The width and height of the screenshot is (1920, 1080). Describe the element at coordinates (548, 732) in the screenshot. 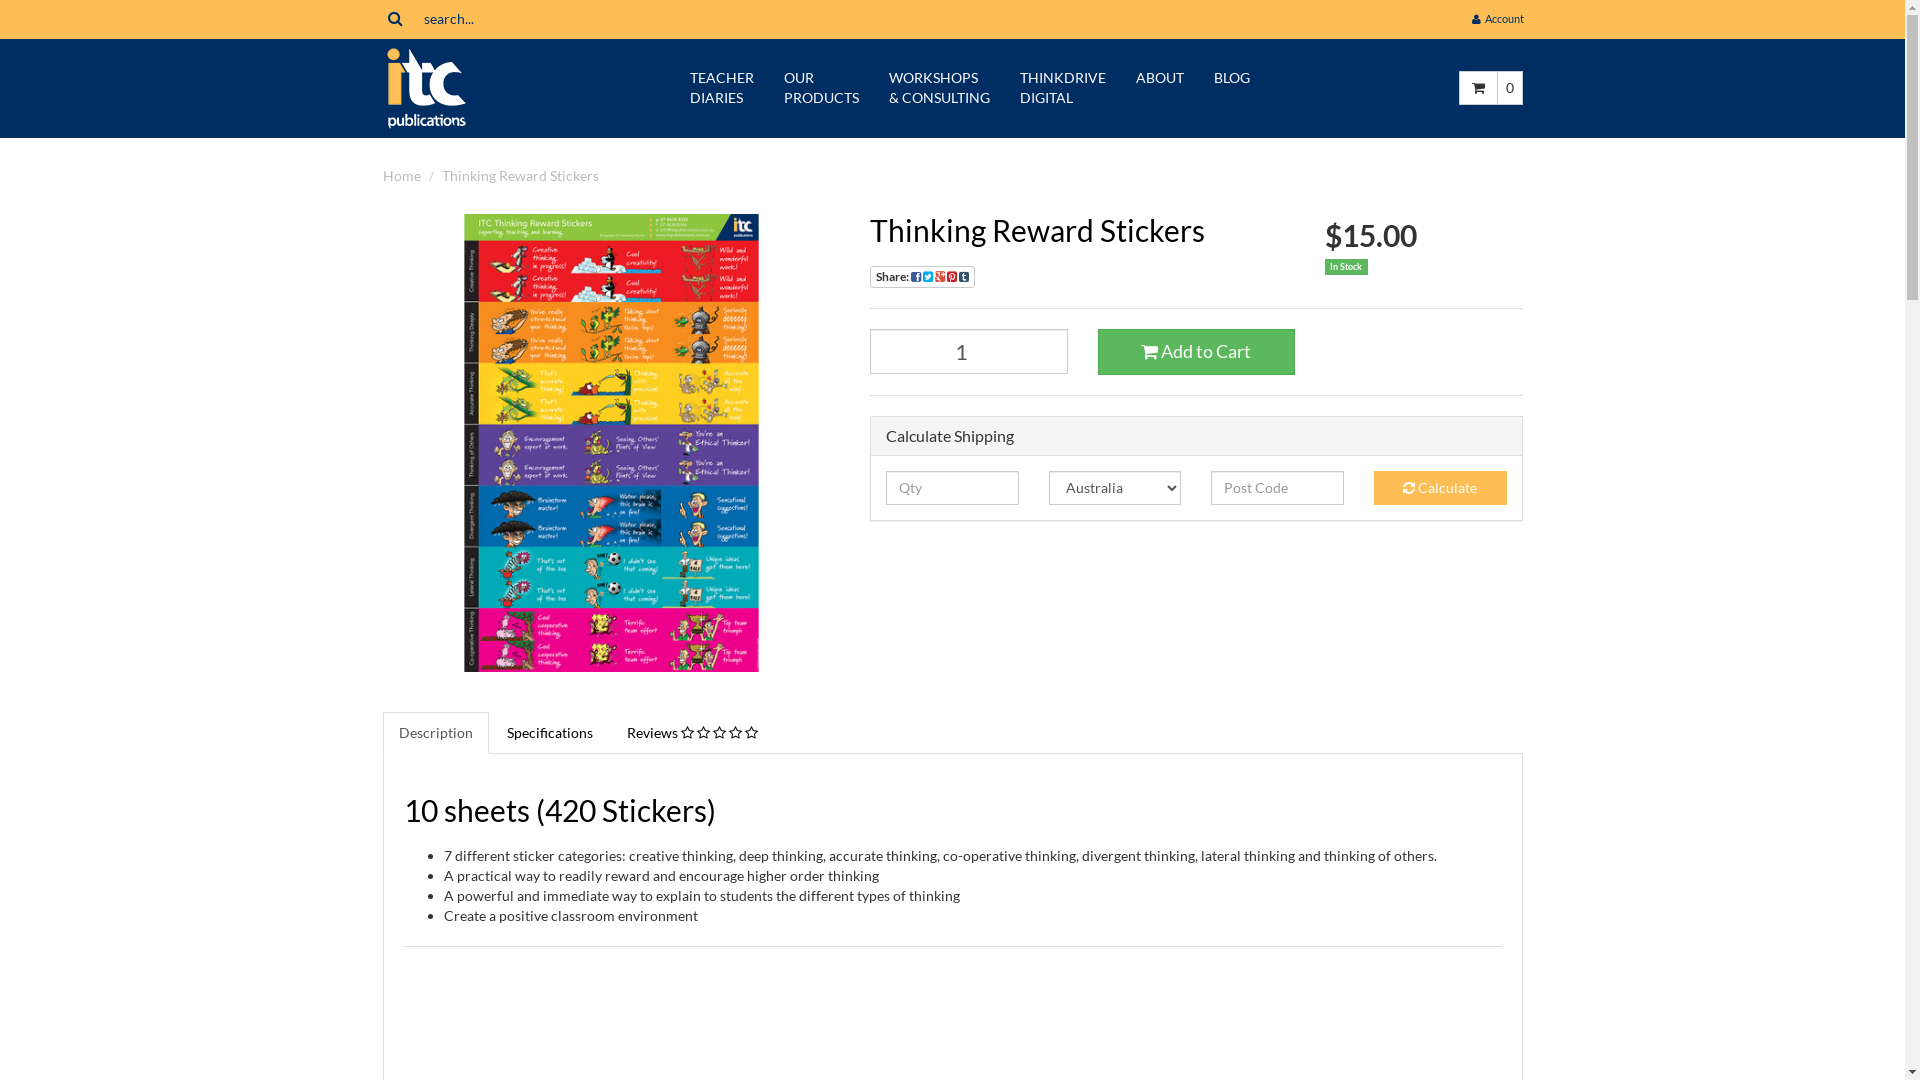

I see `'Specifications'` at that location.